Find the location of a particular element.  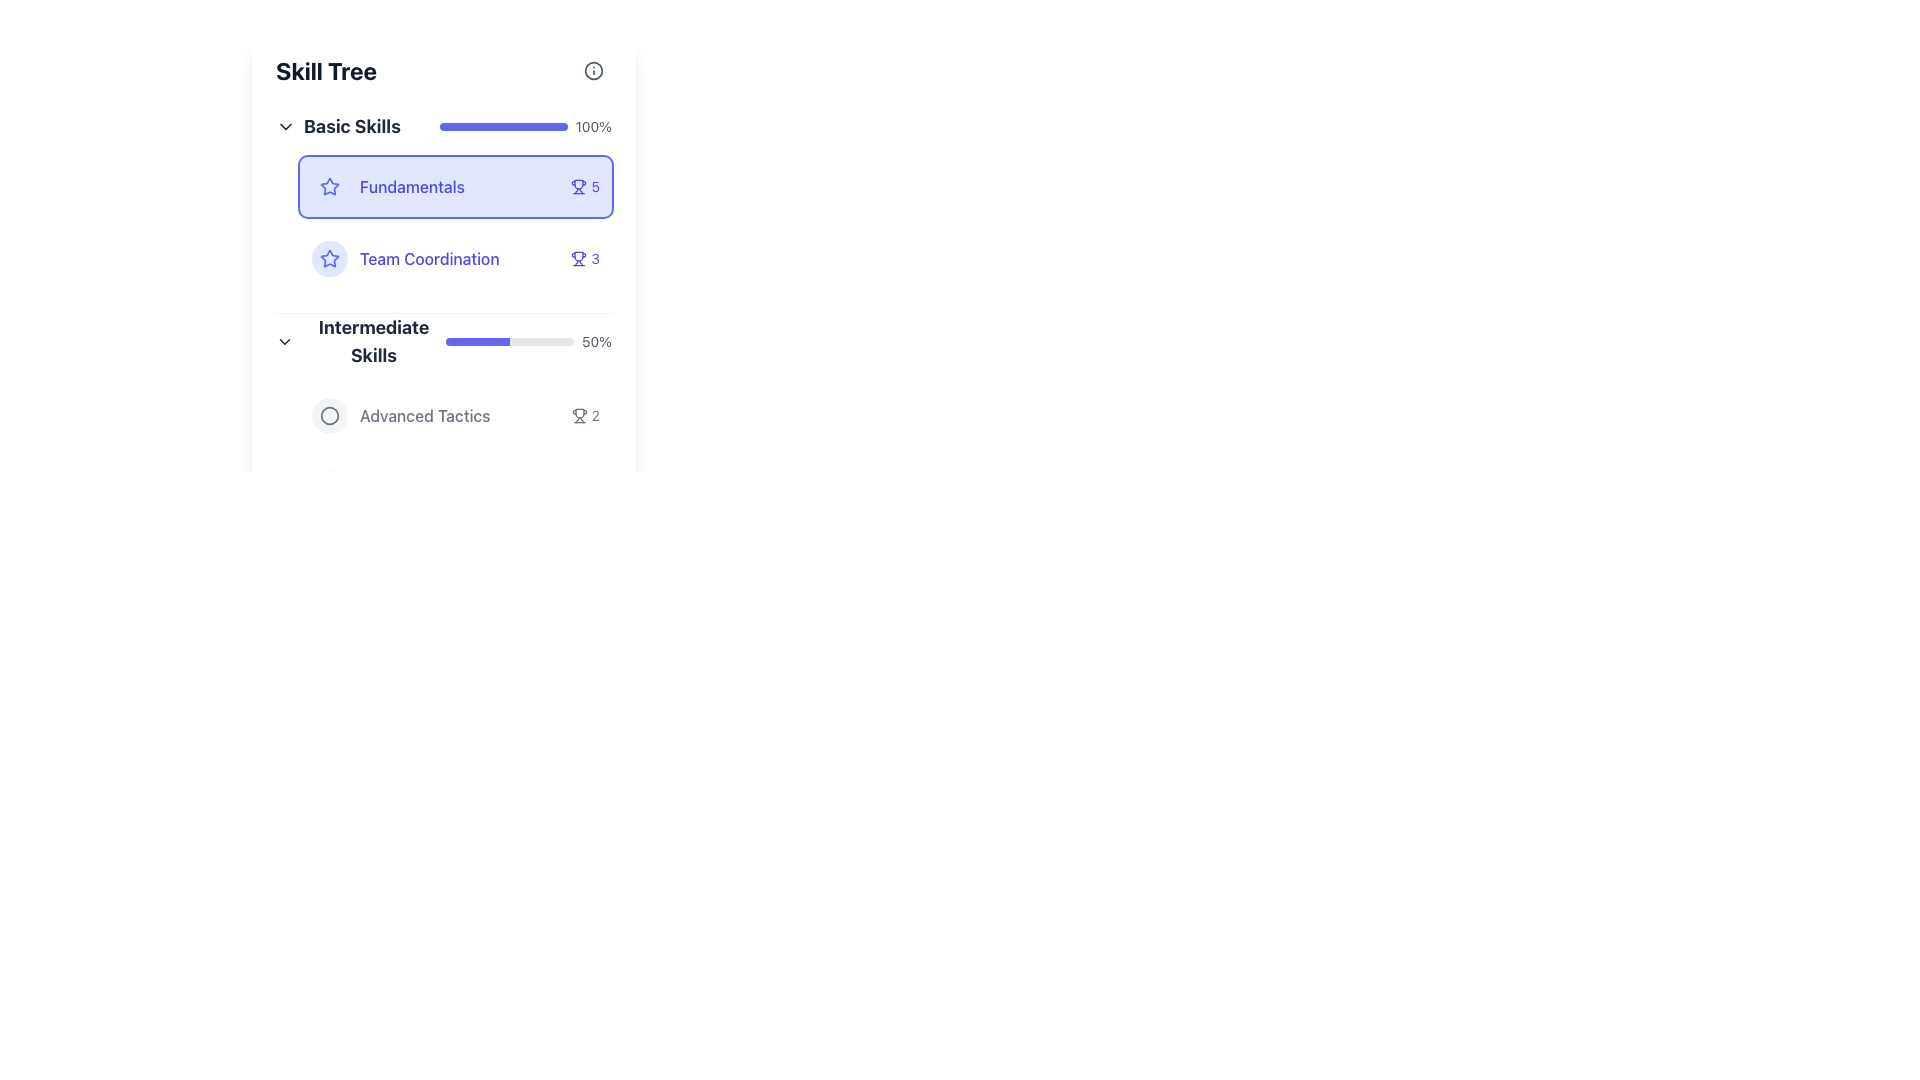

the progress bar indicating 50% completion, which is styled in indigo blue and located in the 'Intermediate Skills' section, positioned to the right of the skill title is located at coordinates (528, 341).